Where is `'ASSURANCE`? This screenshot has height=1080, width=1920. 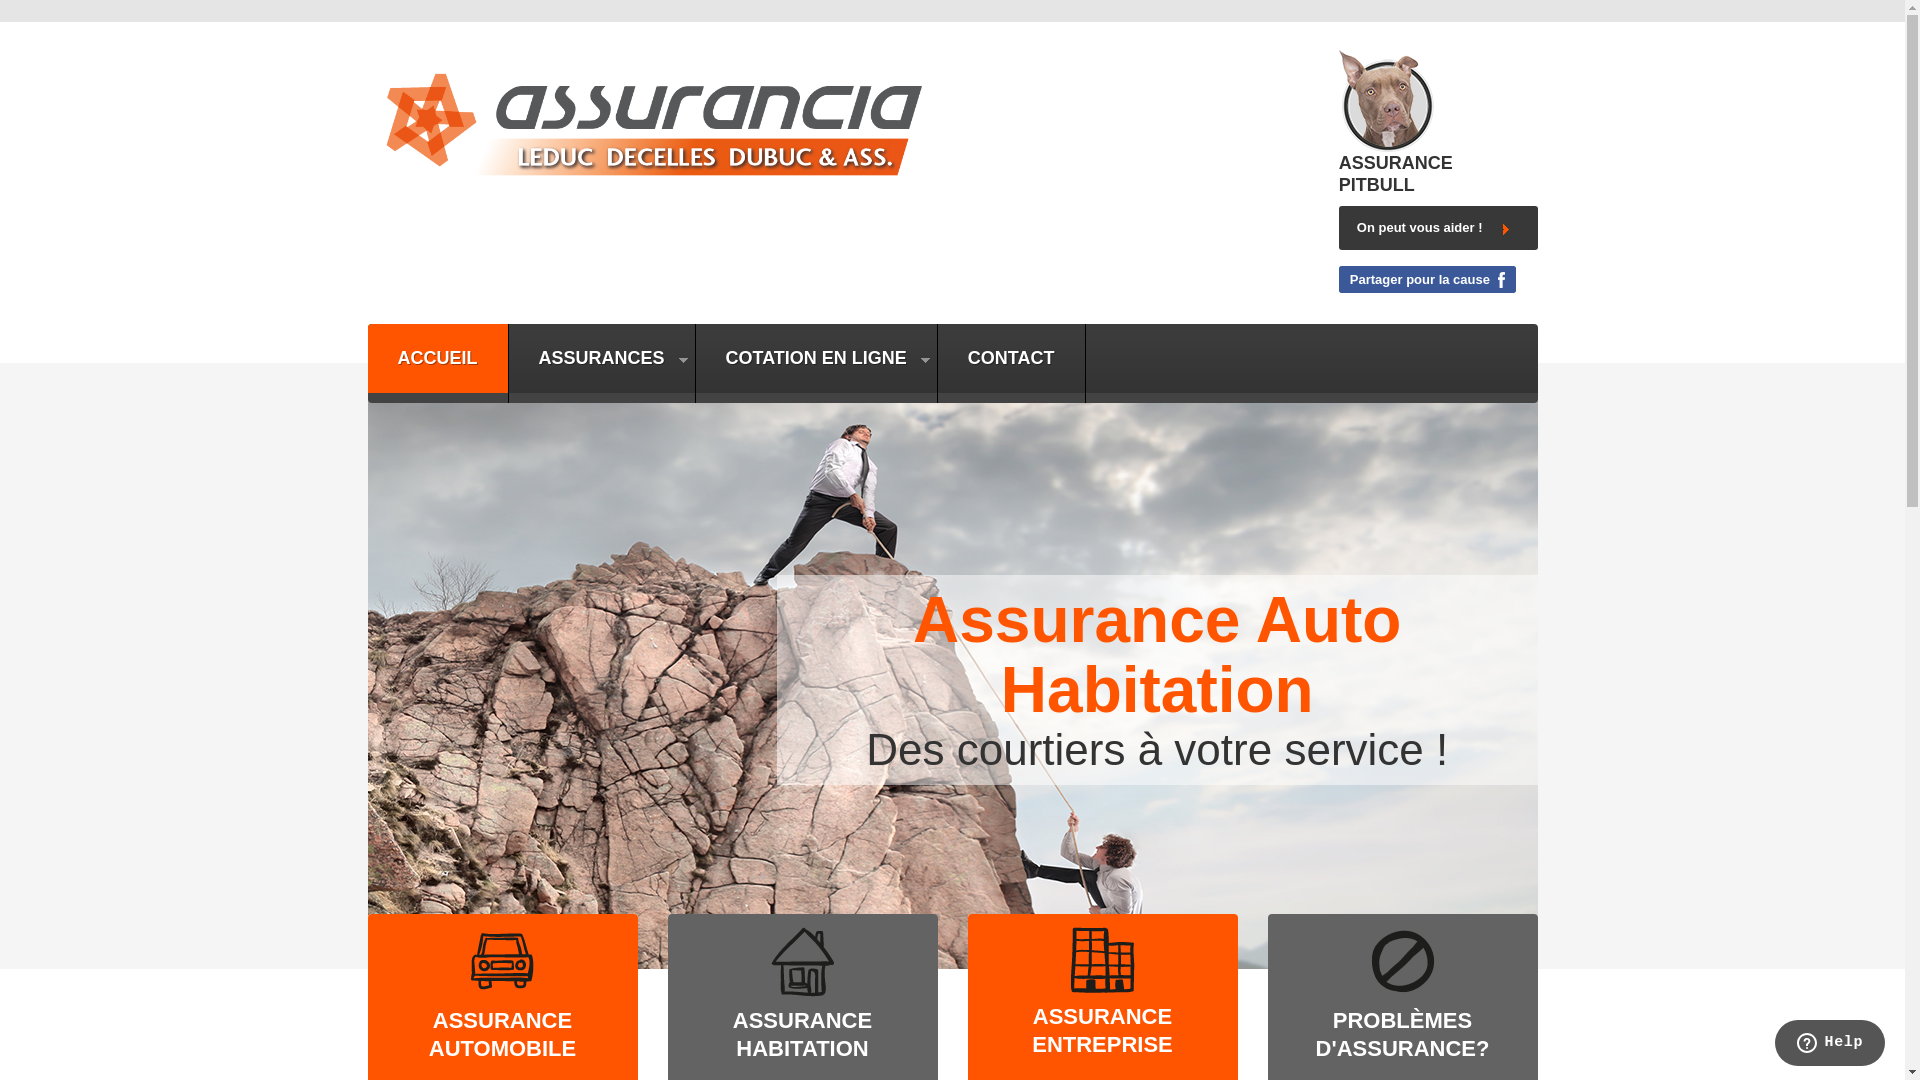 'ASSURANCE is located at coordinates (1101, 1030).